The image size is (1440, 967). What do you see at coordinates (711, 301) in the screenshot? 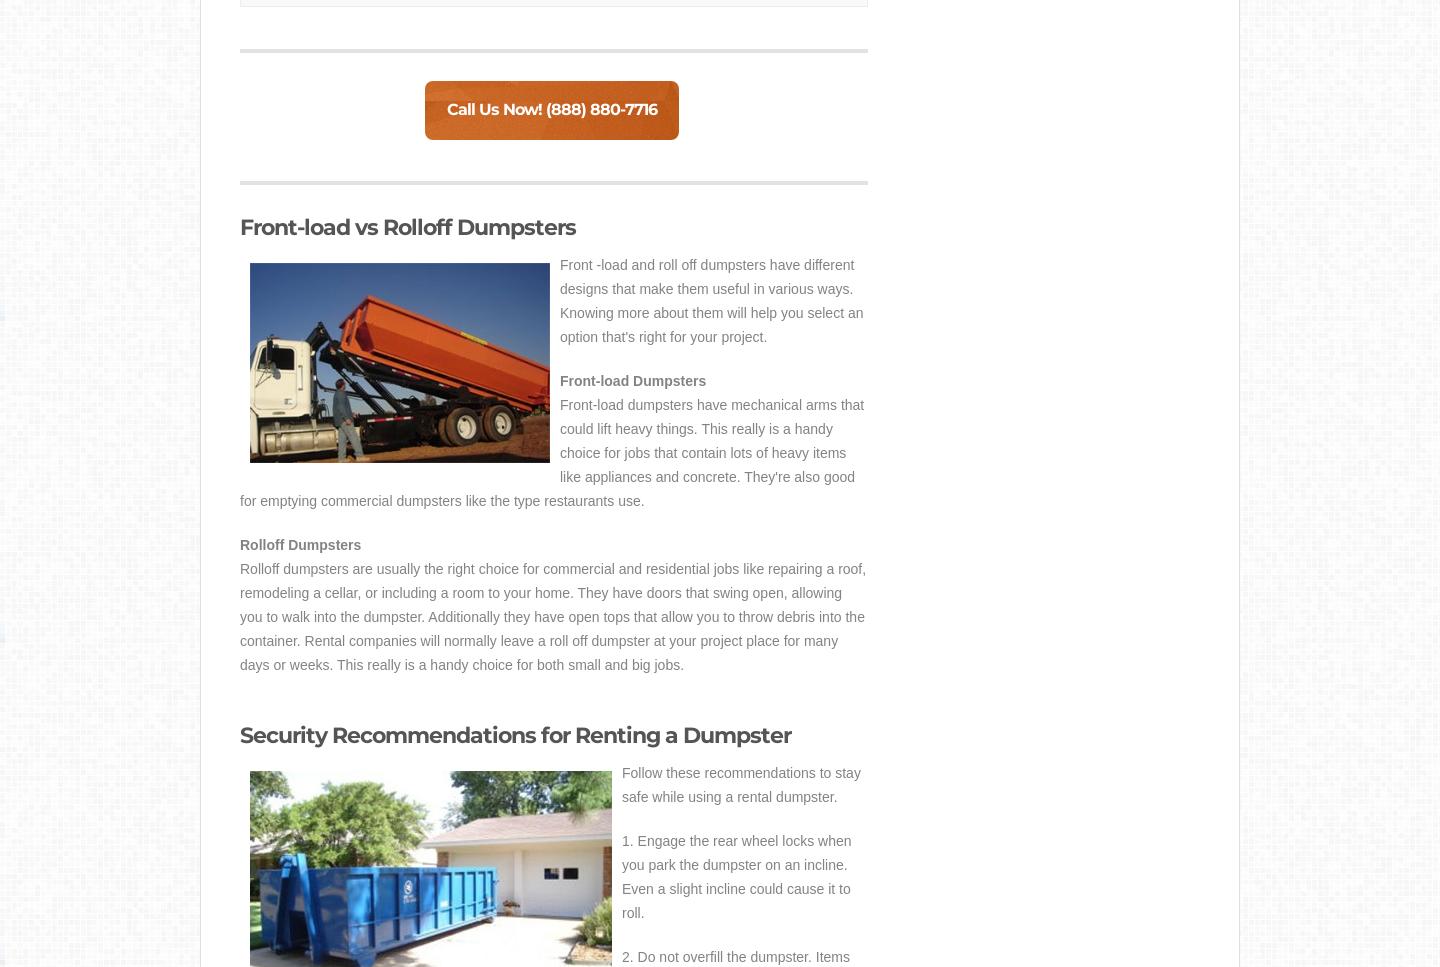
I see `'Front -load and roll off dumpsters have different designs that make them useful in various ways. Knowing more about them will help you select an option that's right for your project.'` at bounding box center [711, 301].